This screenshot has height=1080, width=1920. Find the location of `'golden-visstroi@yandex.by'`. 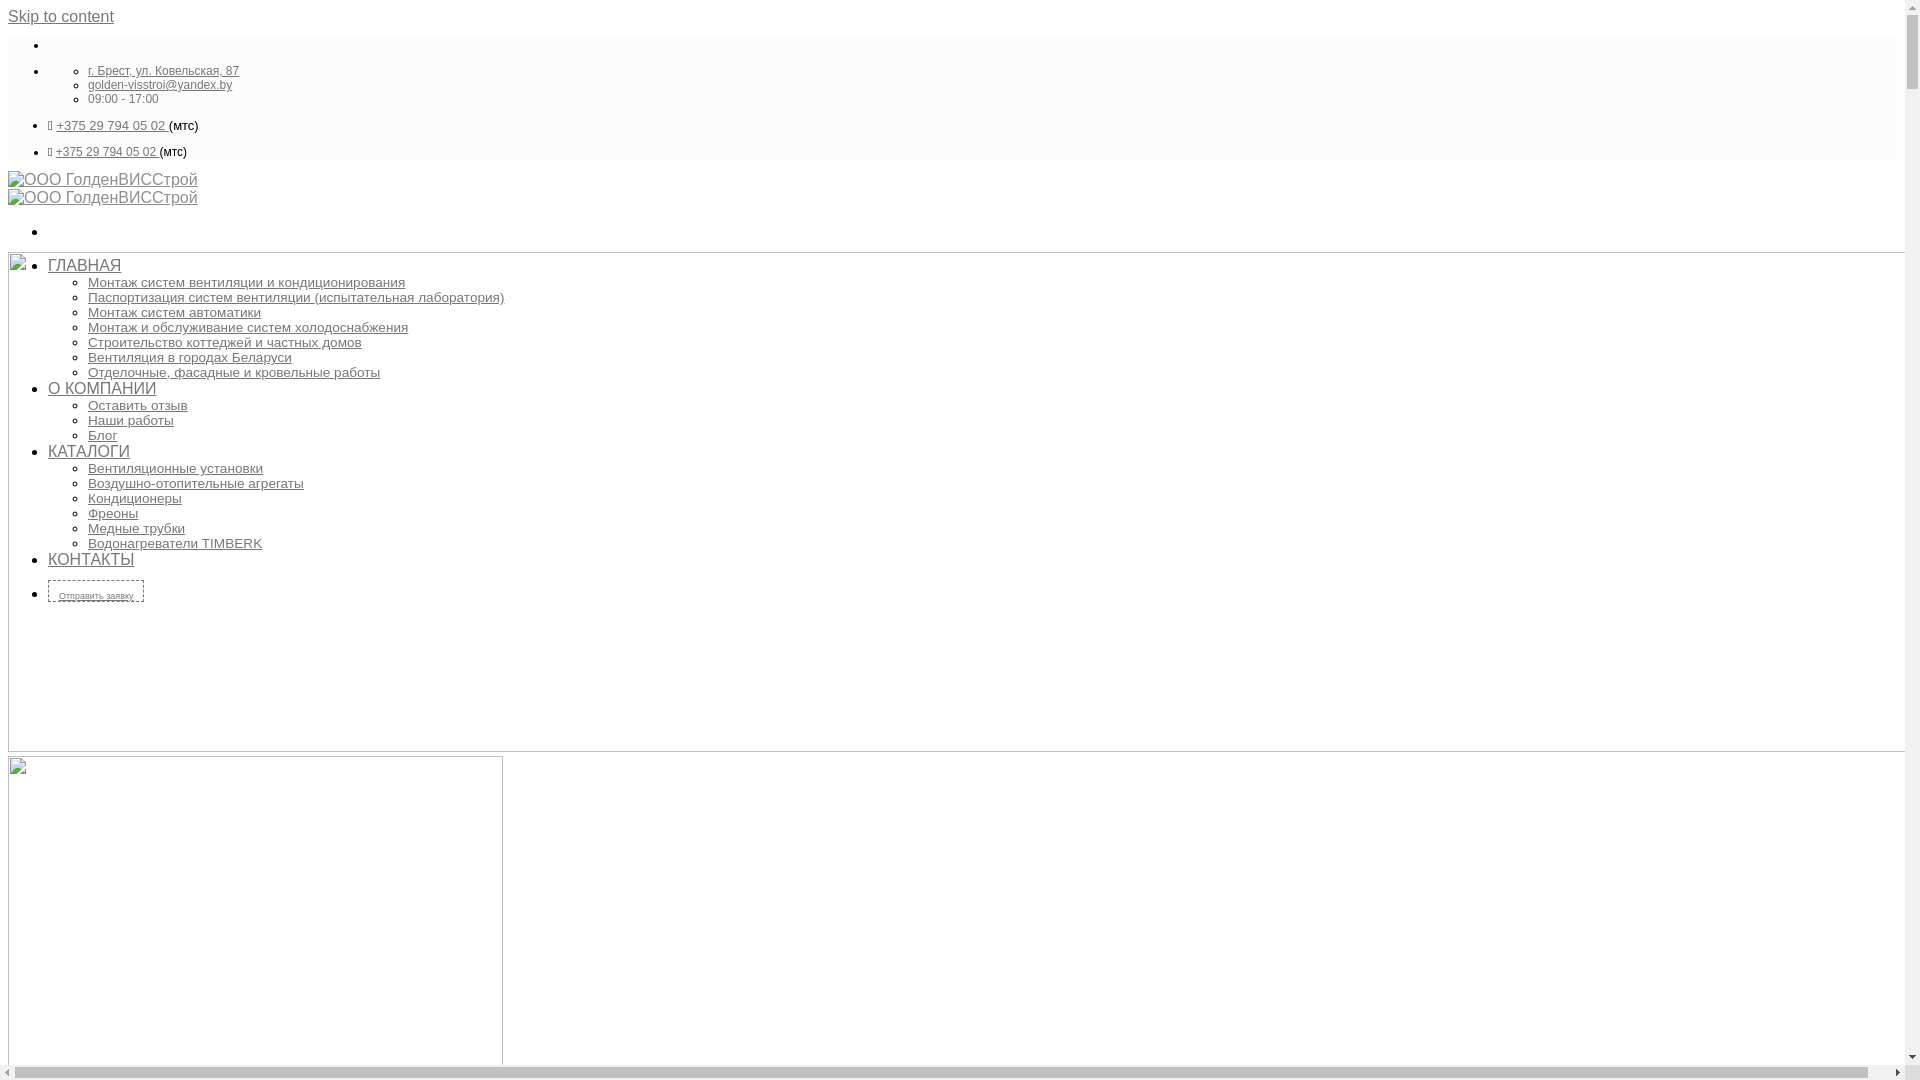

'golden-visstroi@yandex.by' is located at coordinates (158, 83).